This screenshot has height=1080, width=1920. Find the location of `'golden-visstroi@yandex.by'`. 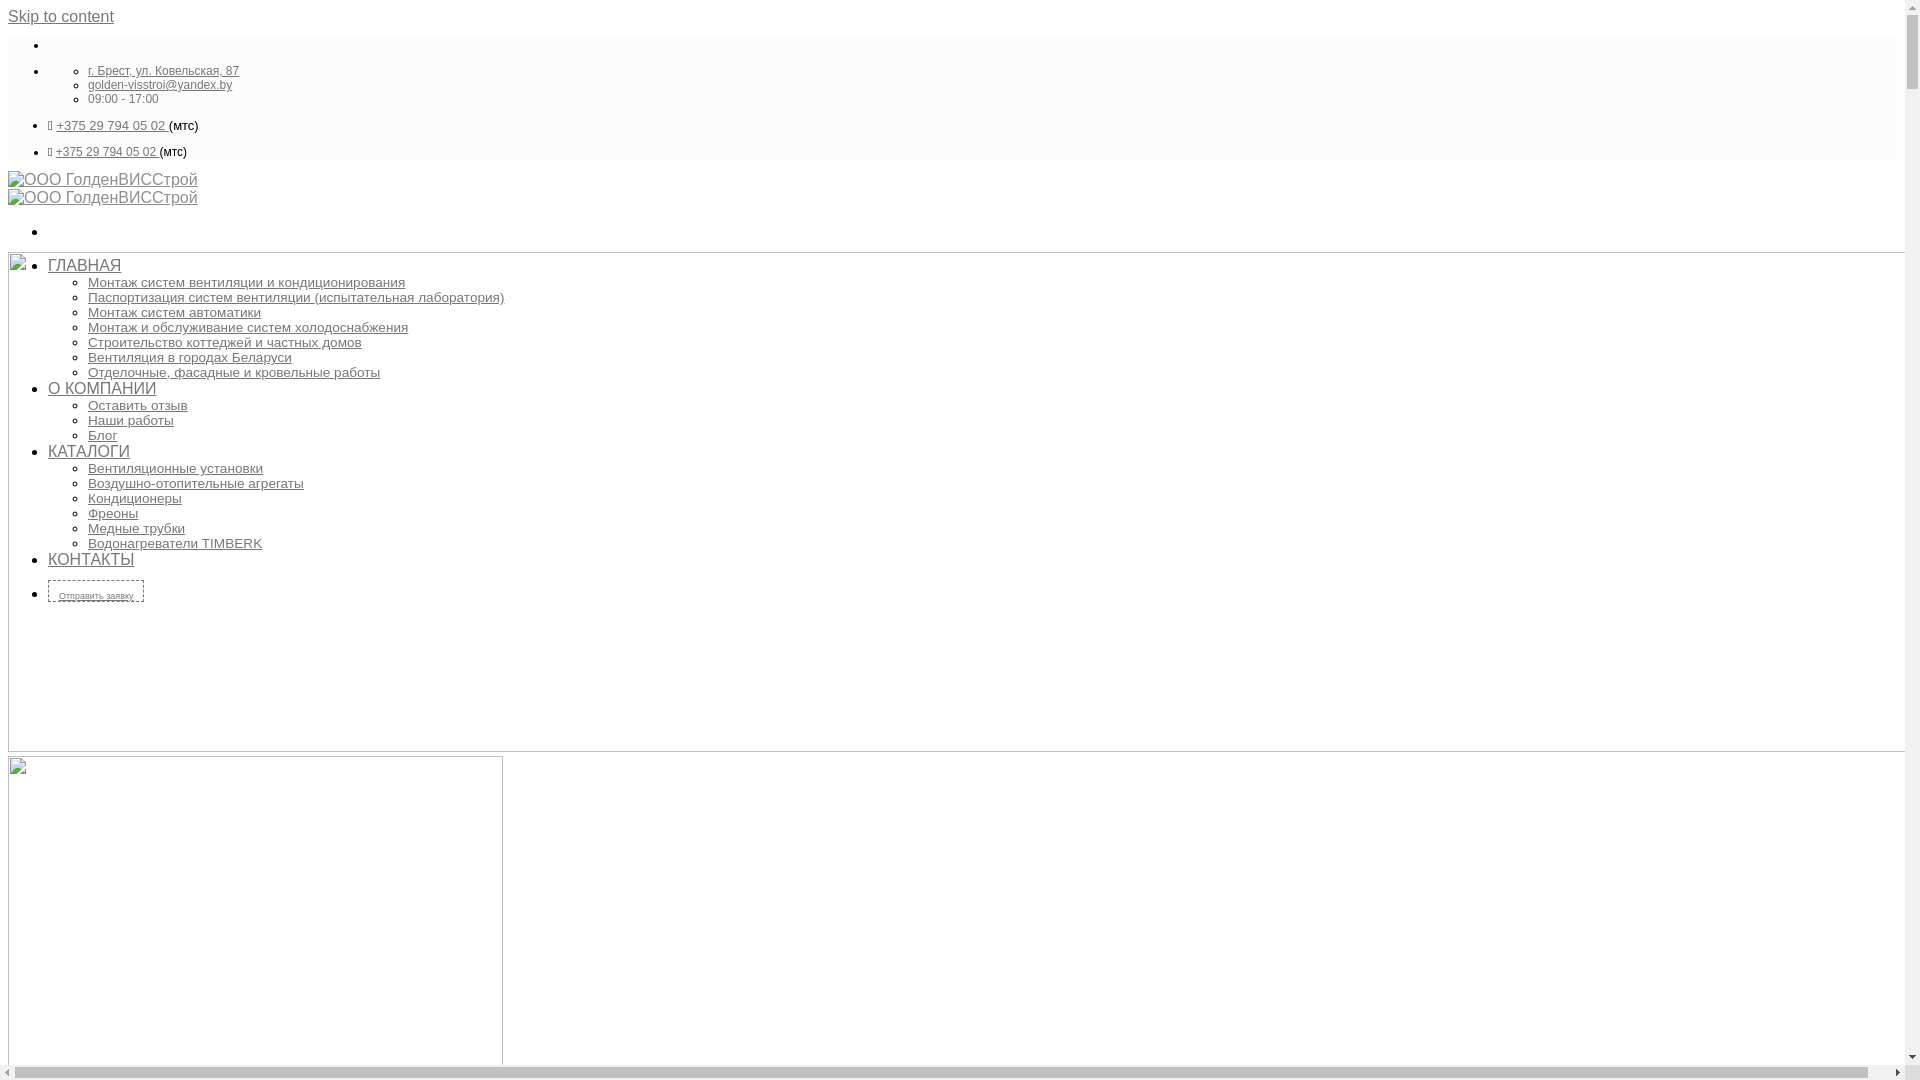

'golden-visstroi@yandex.by' is located at coordinates (158, 83).